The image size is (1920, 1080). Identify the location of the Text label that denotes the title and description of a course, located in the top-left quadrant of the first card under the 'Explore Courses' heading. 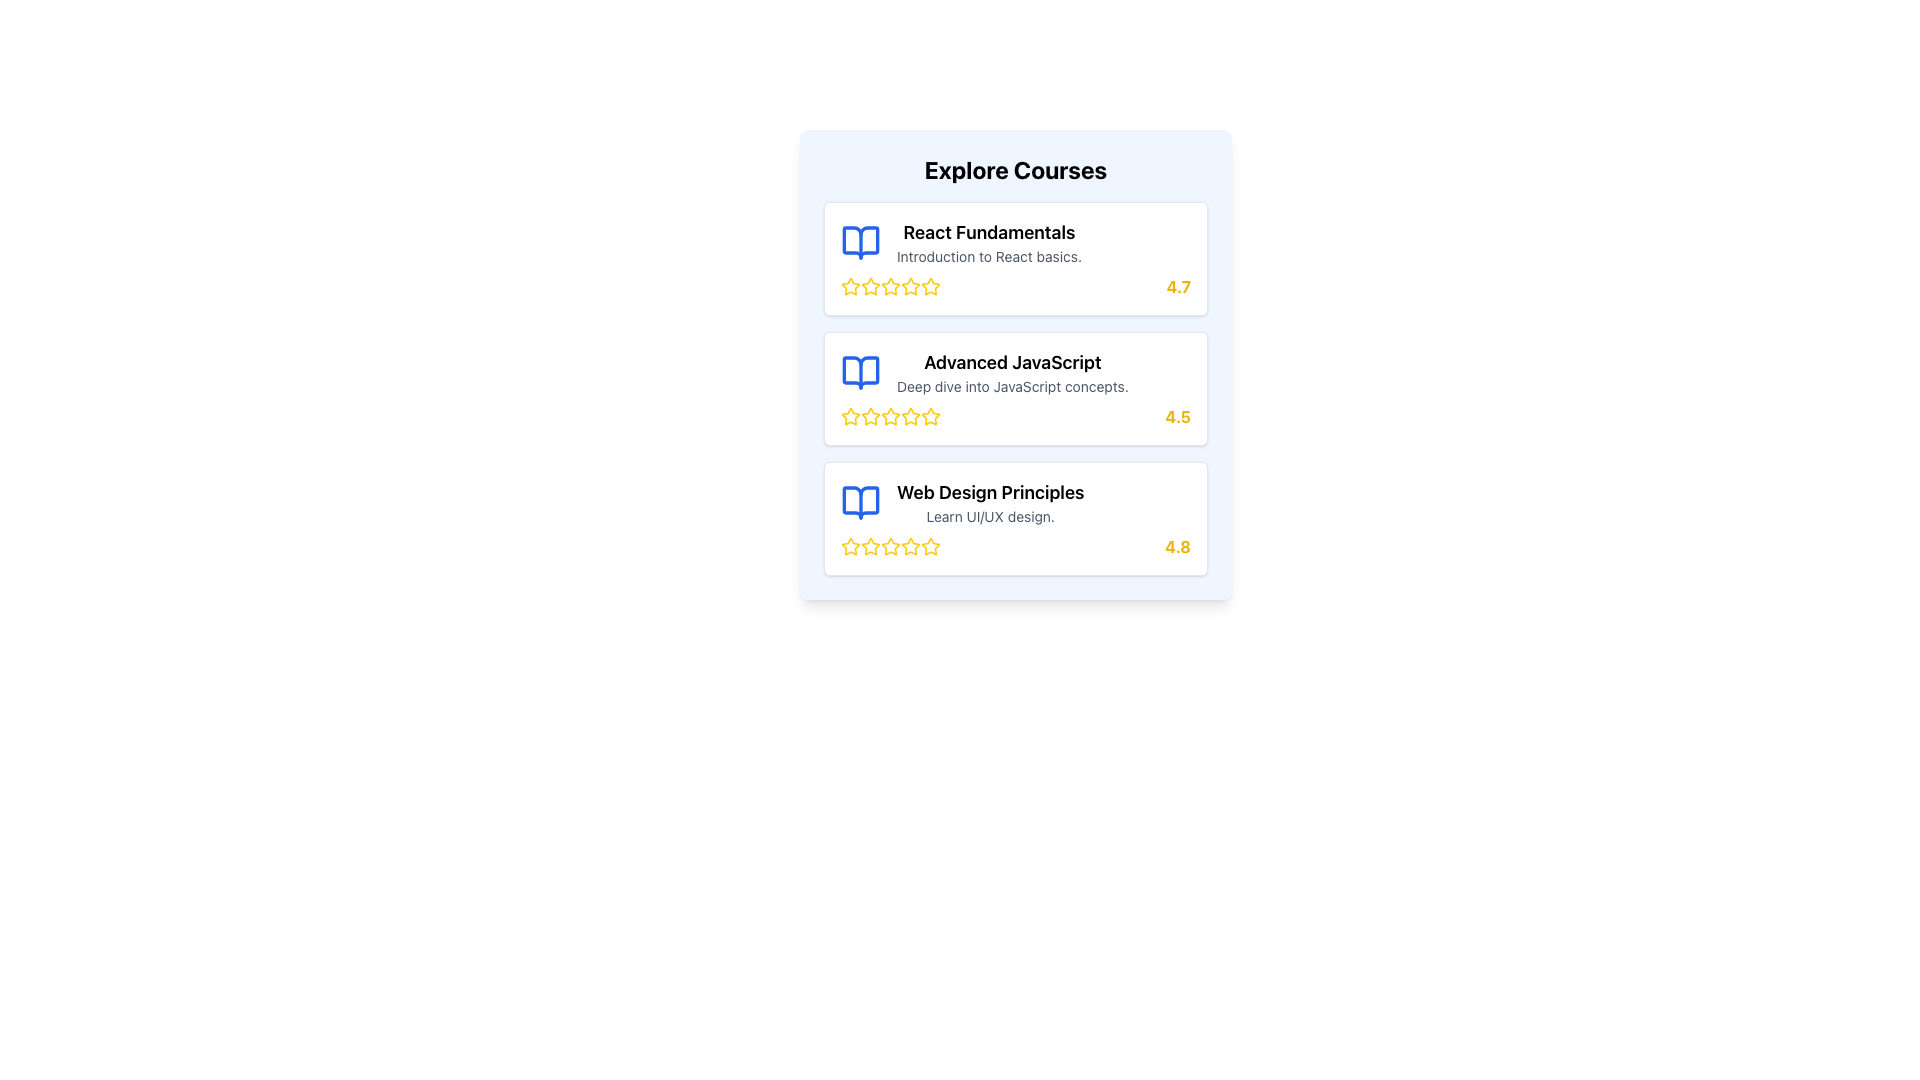
(989, 242).